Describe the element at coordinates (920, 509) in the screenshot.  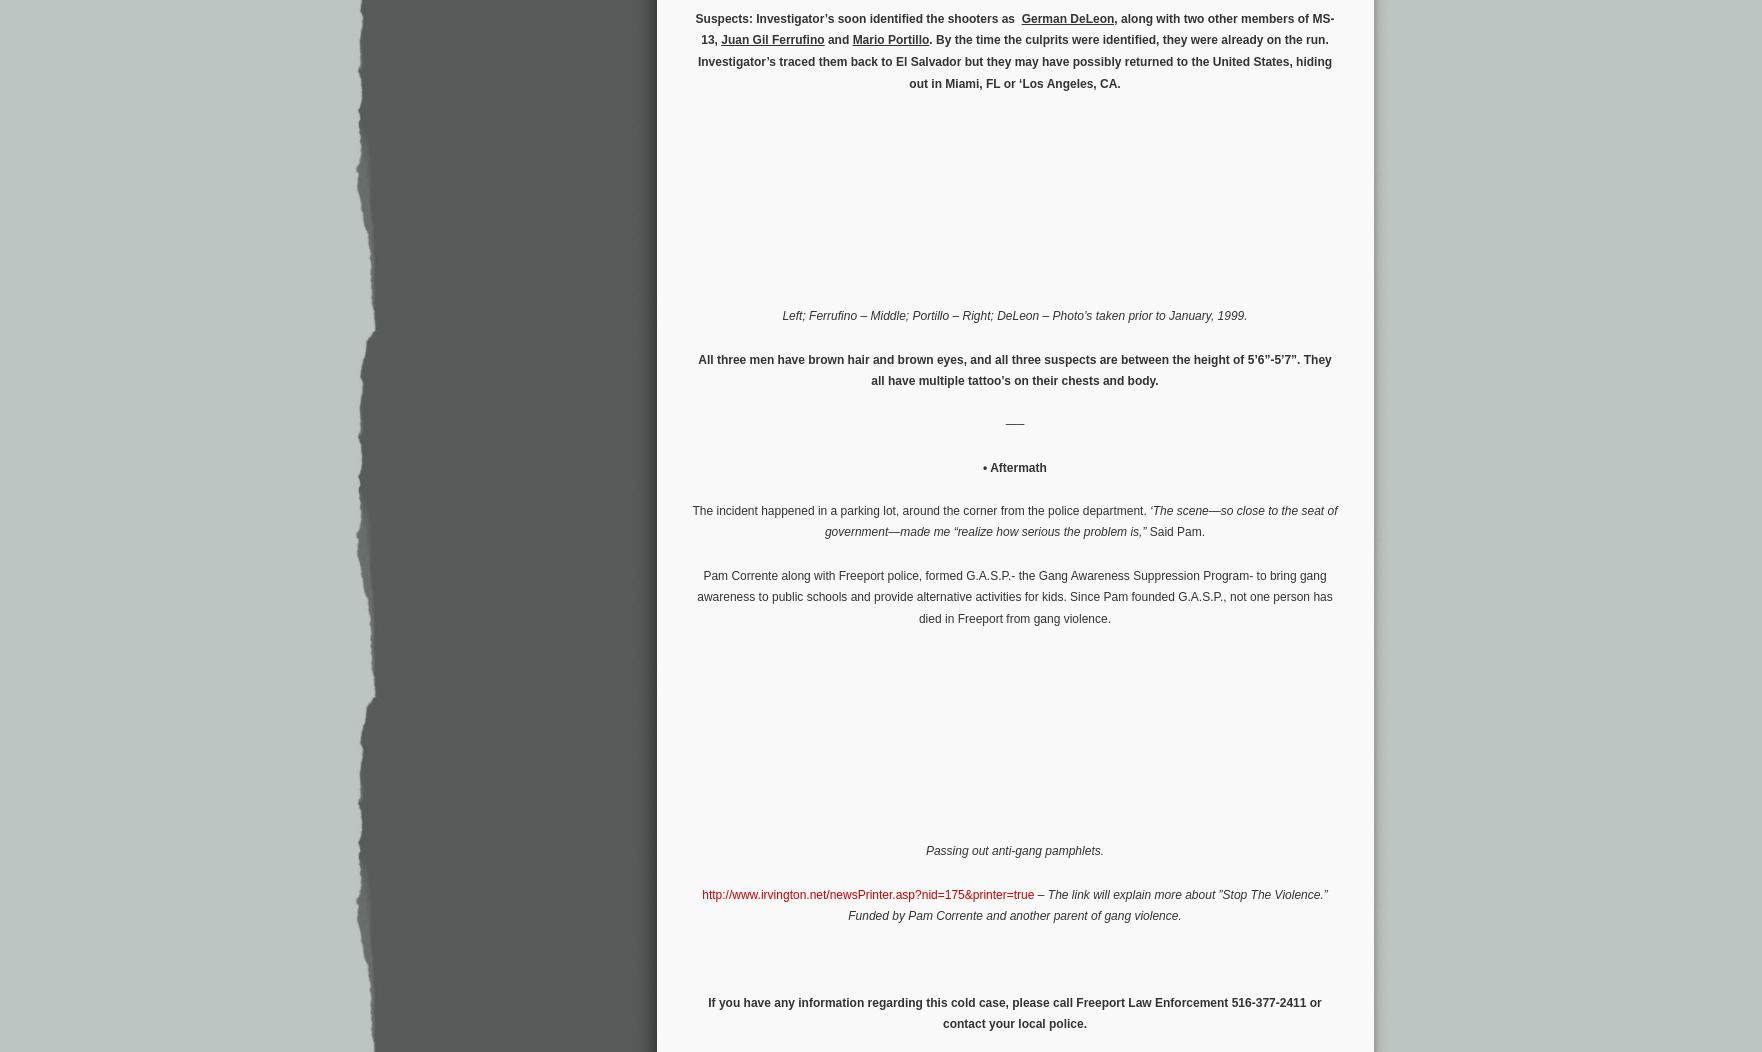
I see `'The incident happened in a parking lot, around the corner from the police department.'` at that location.